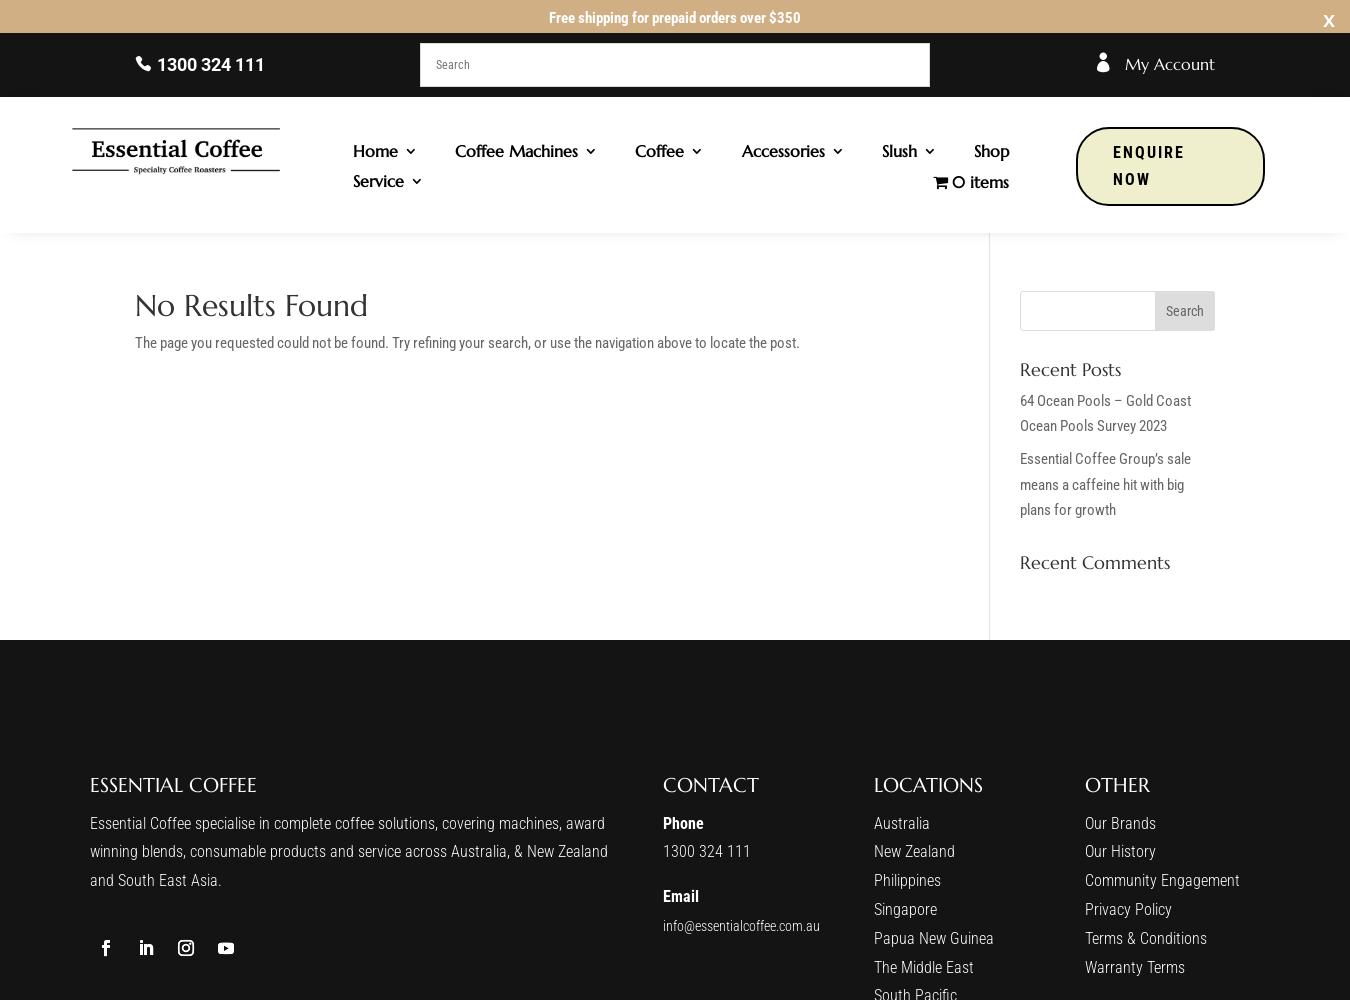 This screenshot has height=1000, width=1350. Describe the element at coordinates (548, 220) in the screenshot. I see `'Automatic Coffee Machines'` at that location.